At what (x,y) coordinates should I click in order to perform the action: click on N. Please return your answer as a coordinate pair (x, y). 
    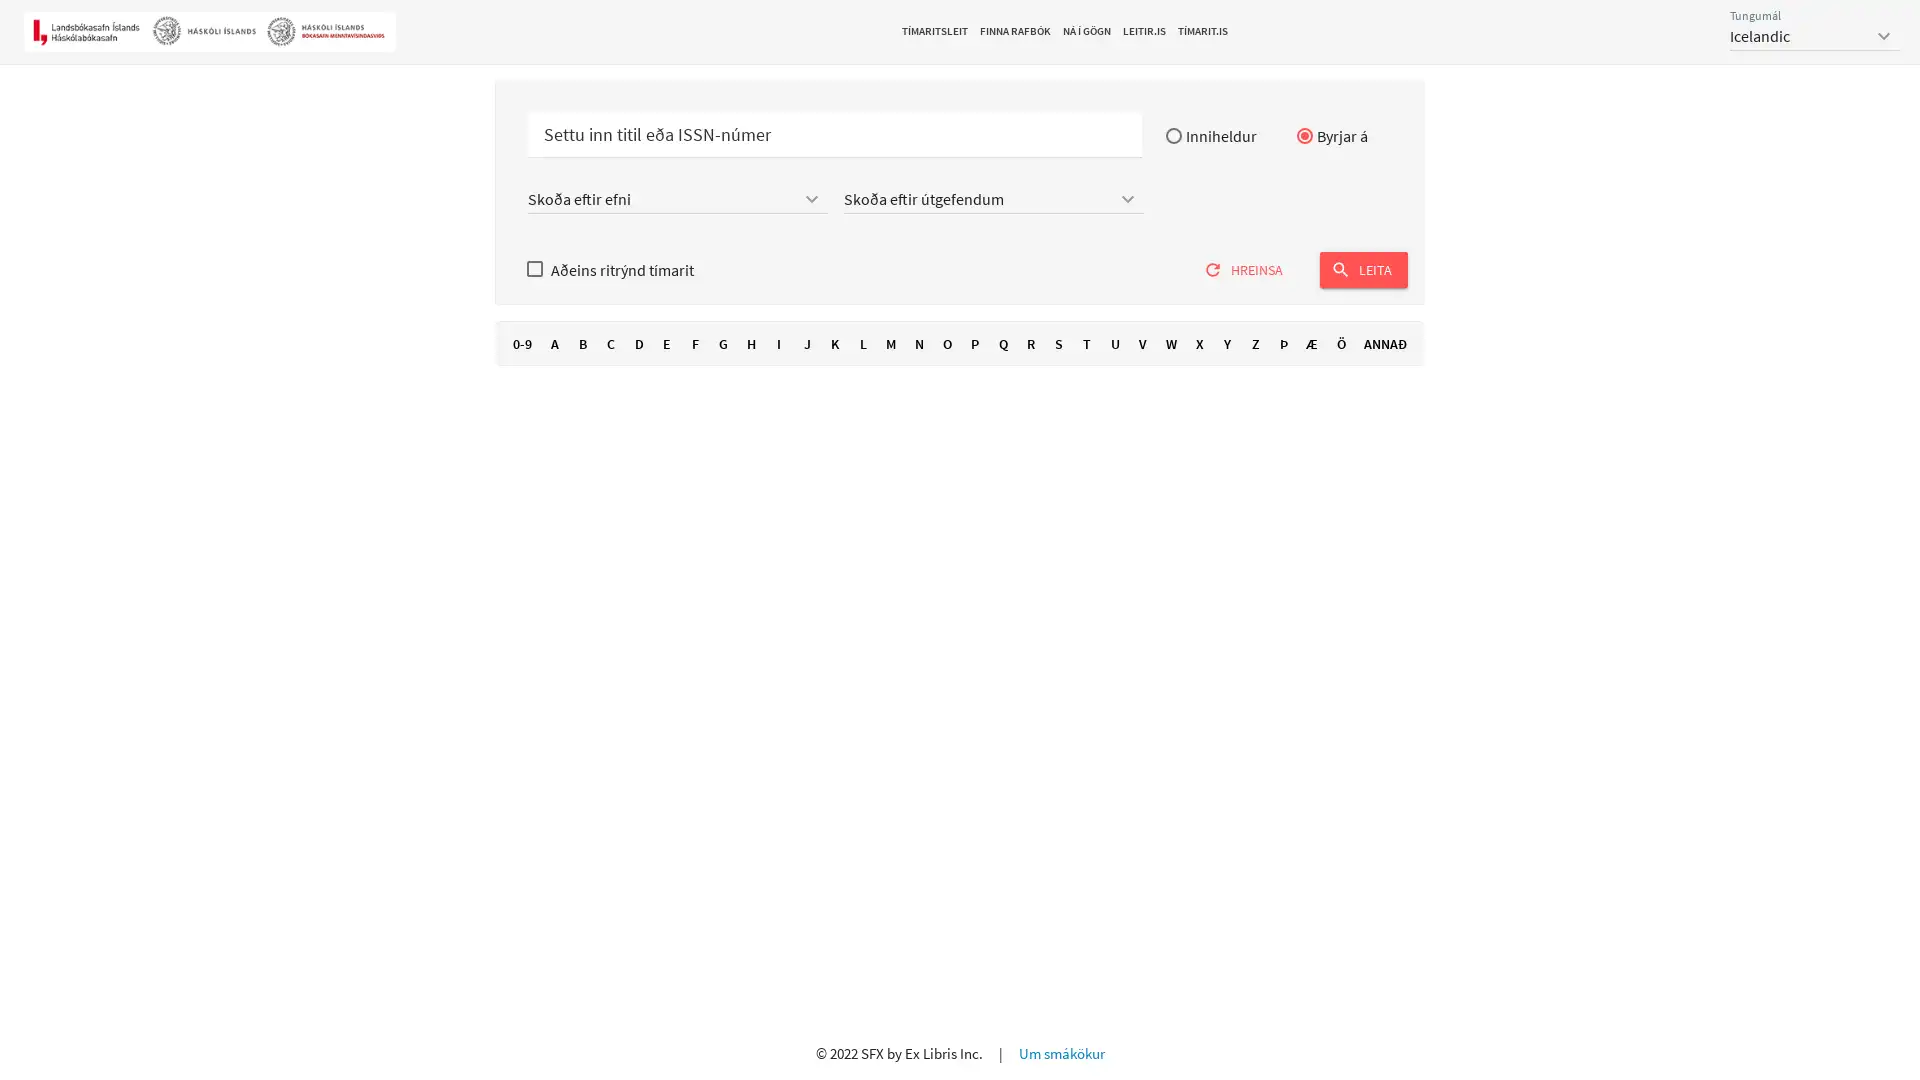
    Looking at the image, I should click on (917, 342).